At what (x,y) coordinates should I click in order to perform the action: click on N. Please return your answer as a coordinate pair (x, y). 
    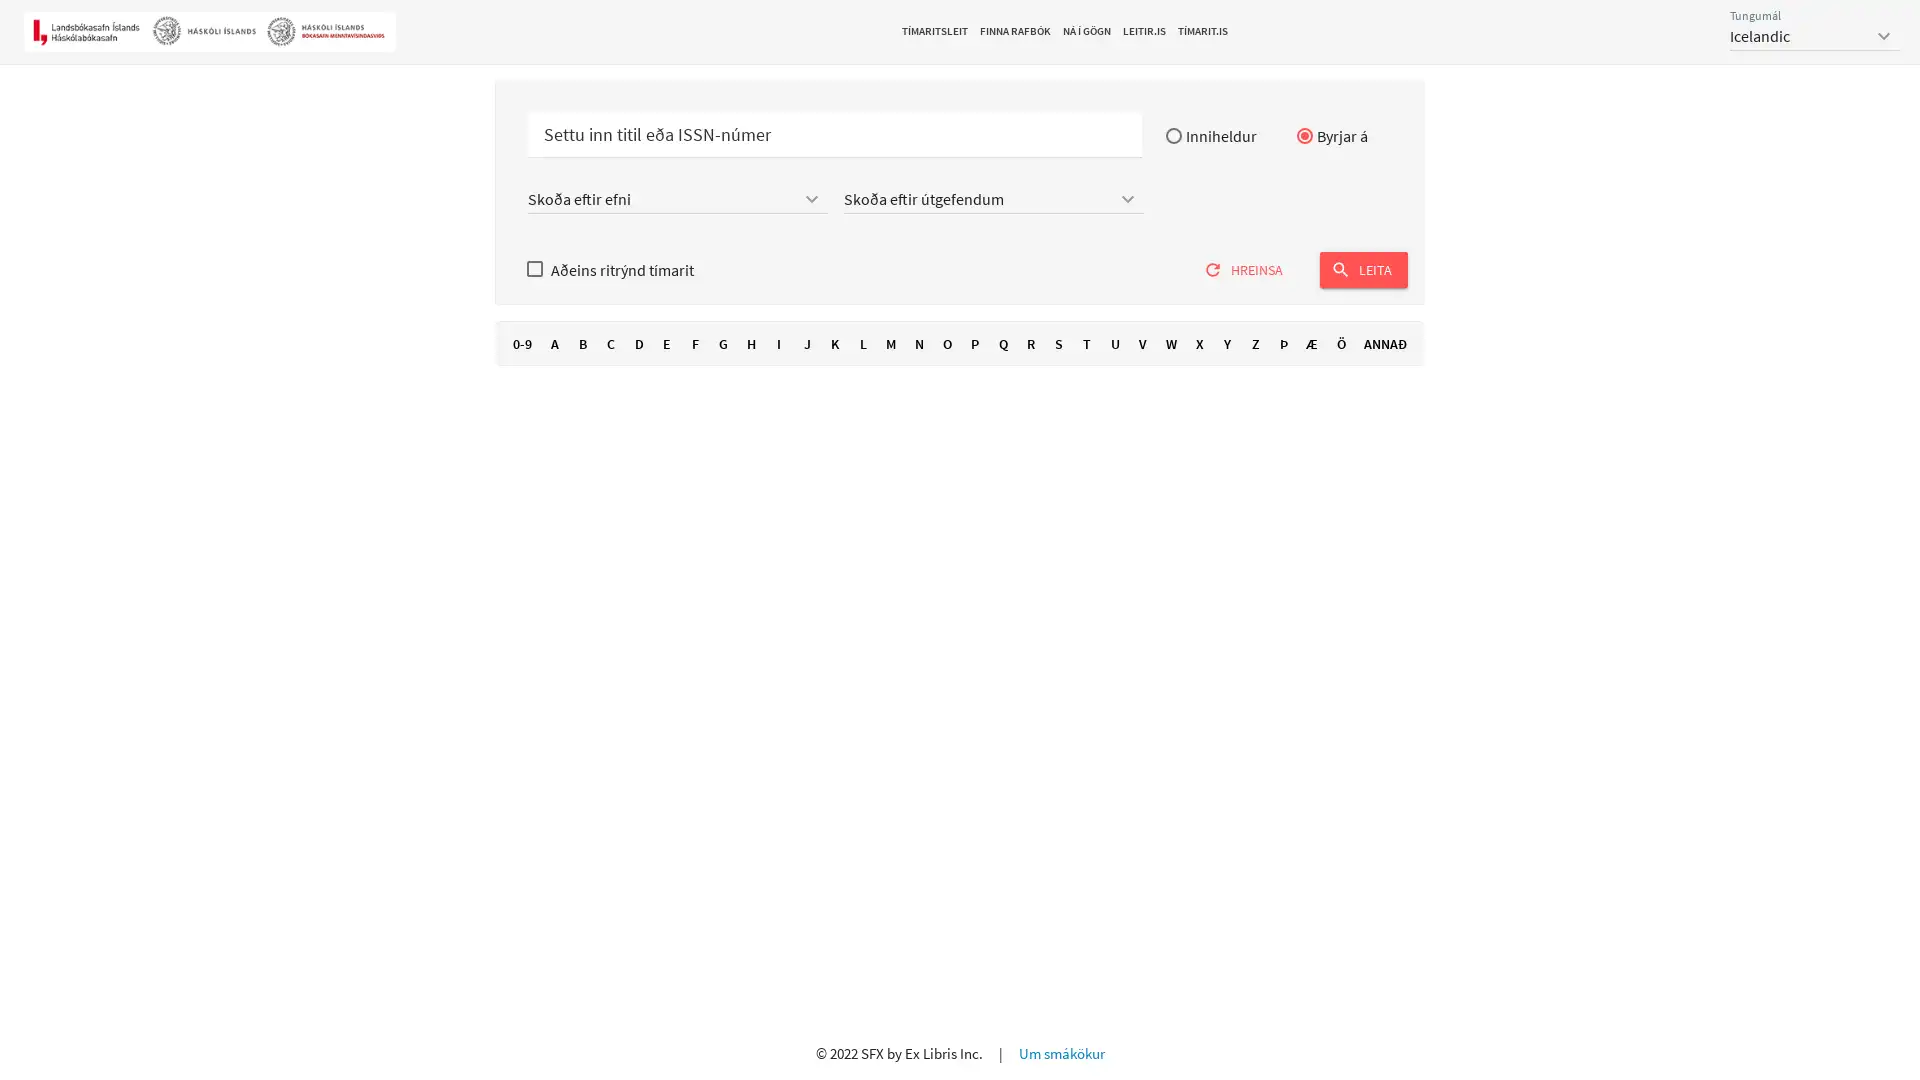
    Looking at the image, I should click on (917, 342).